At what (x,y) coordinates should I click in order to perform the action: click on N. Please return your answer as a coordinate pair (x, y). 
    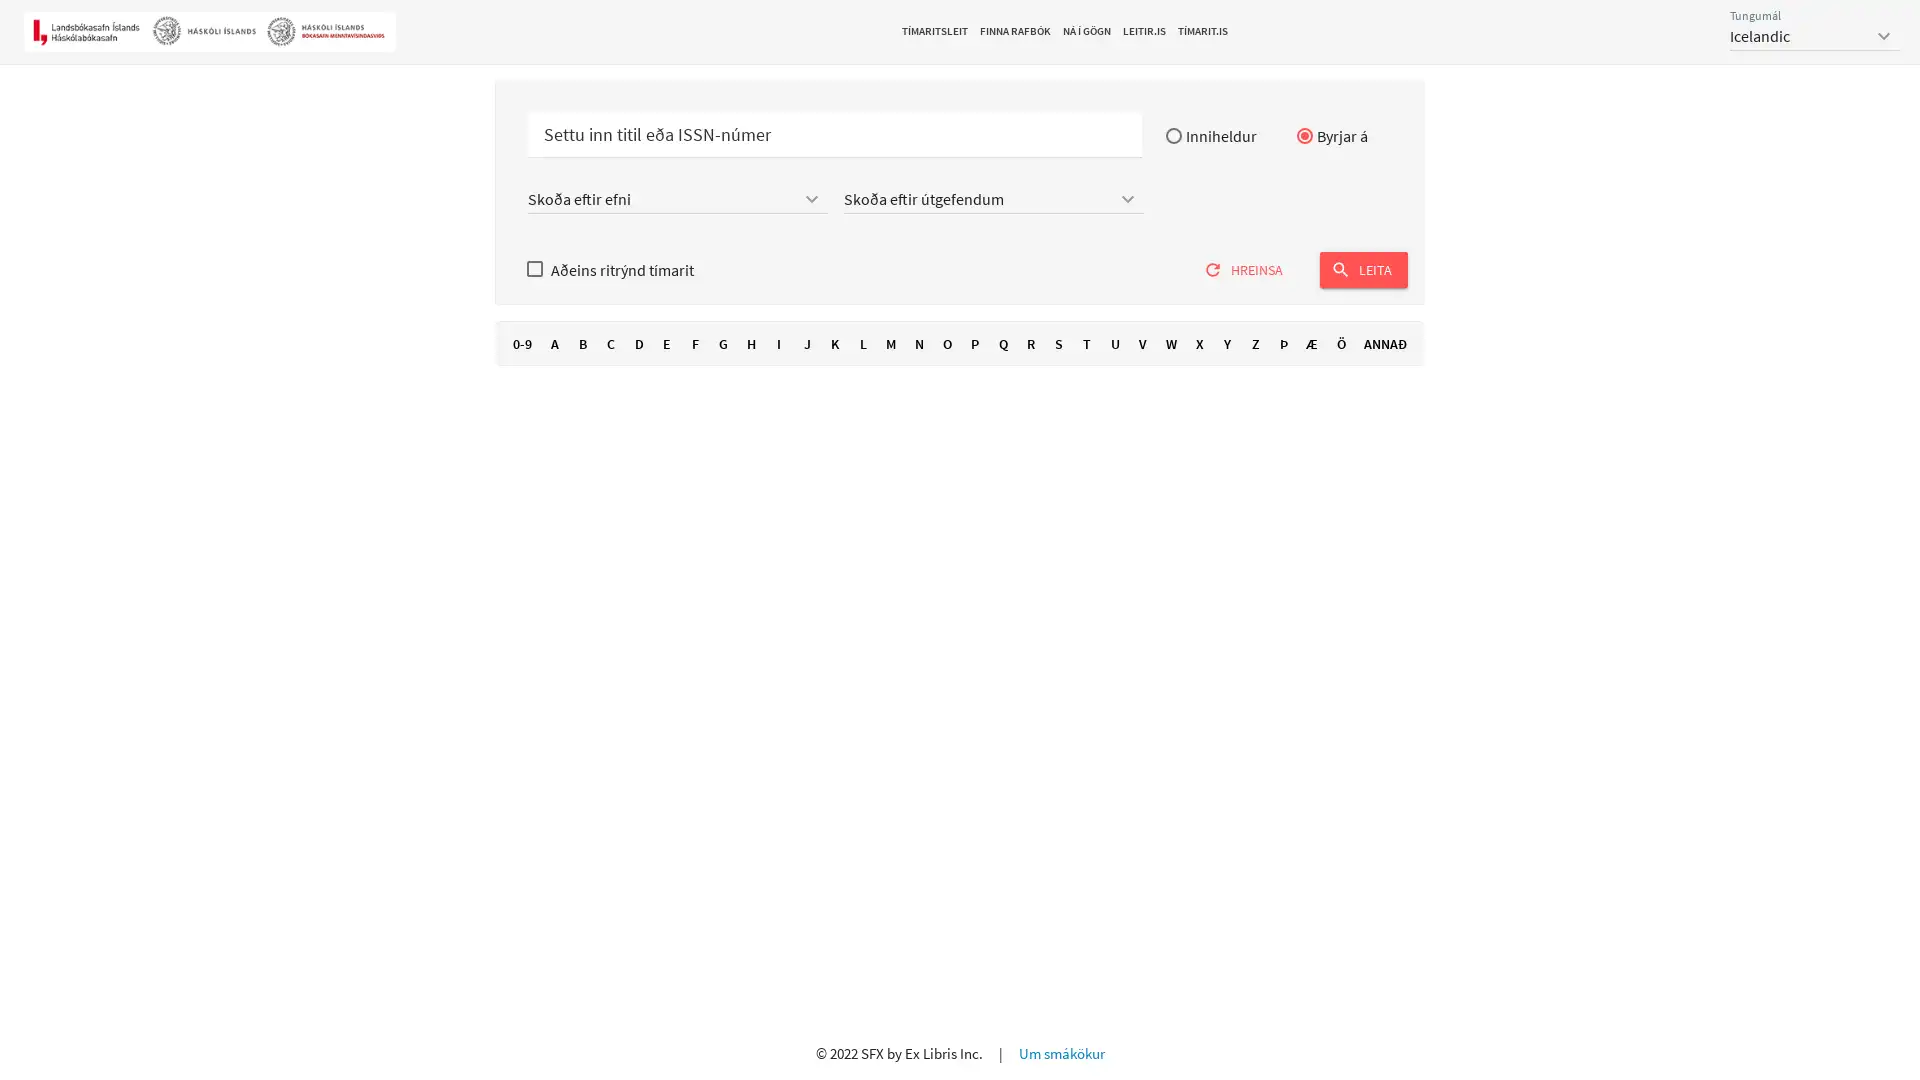
    Looking at the image, I should click on (917, 342).